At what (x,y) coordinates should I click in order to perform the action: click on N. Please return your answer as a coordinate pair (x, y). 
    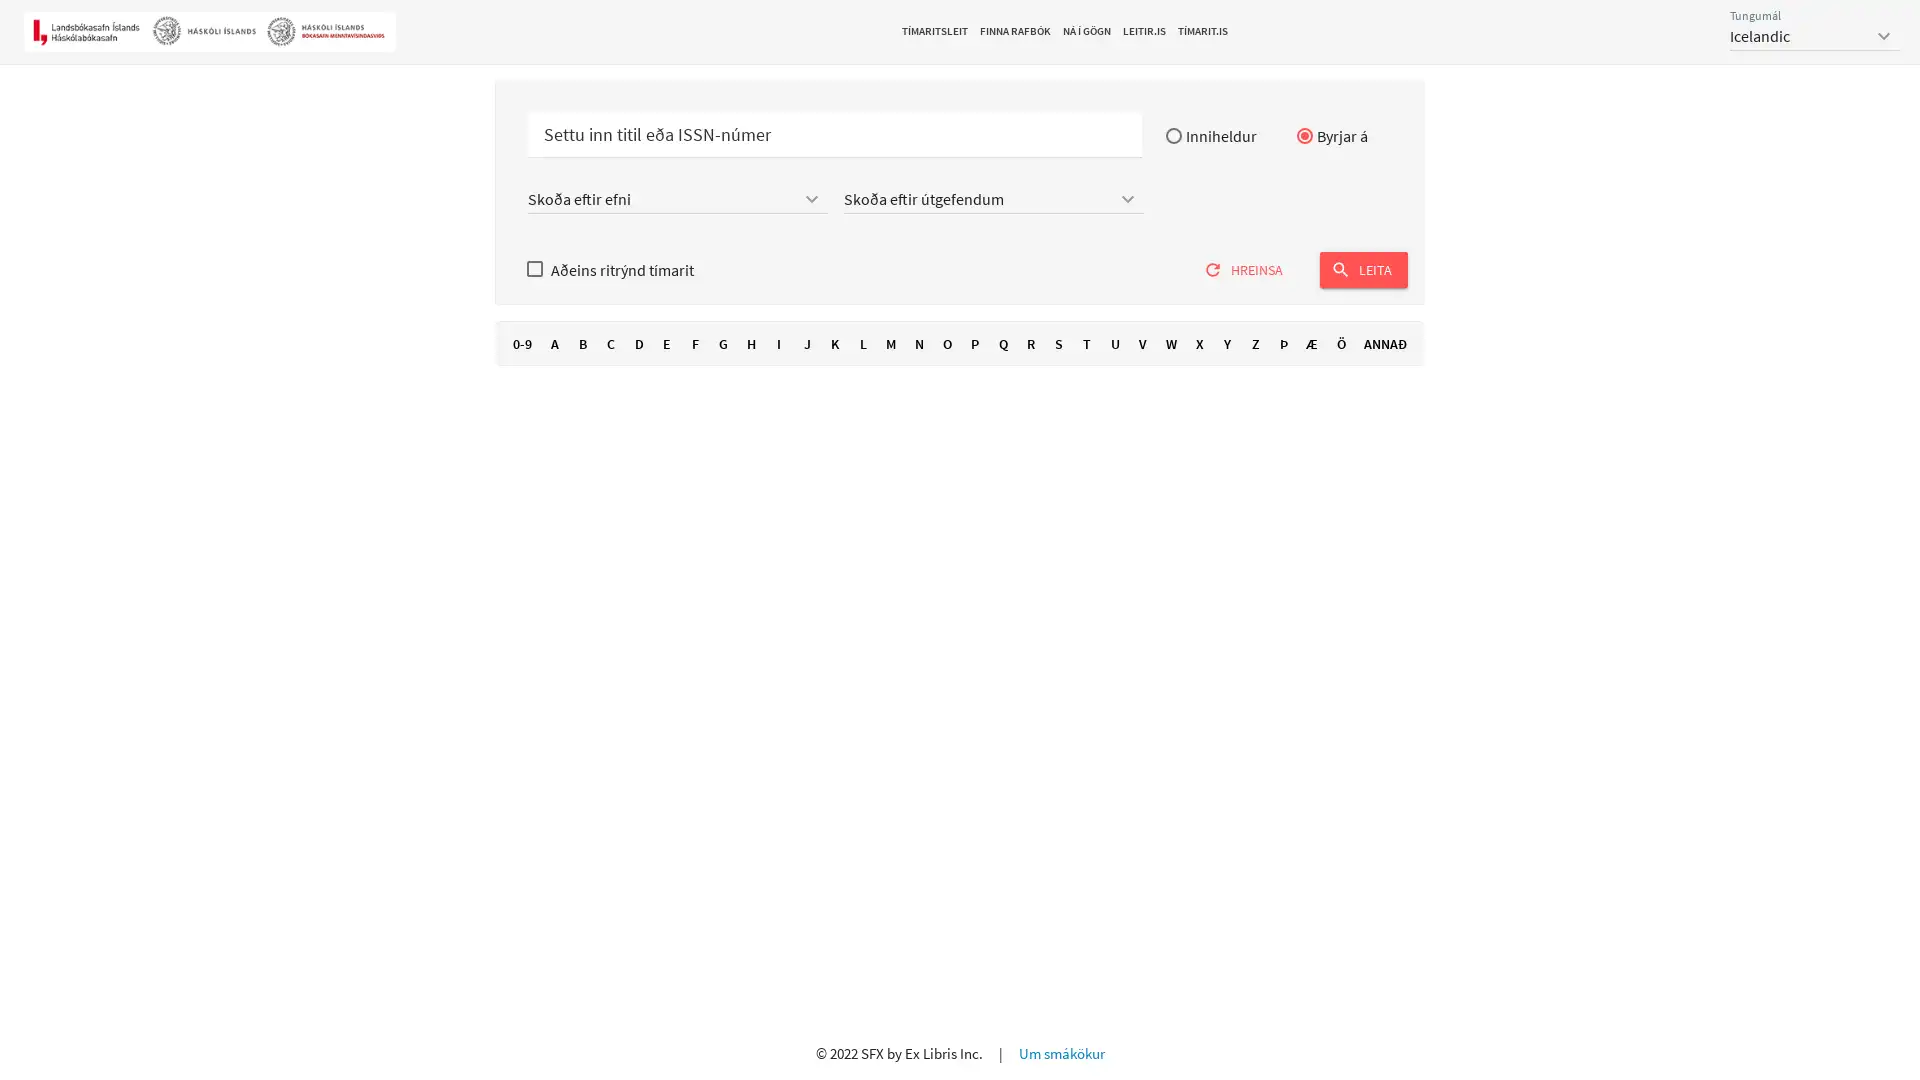
    Looking at the image, I should click on (917, 342).